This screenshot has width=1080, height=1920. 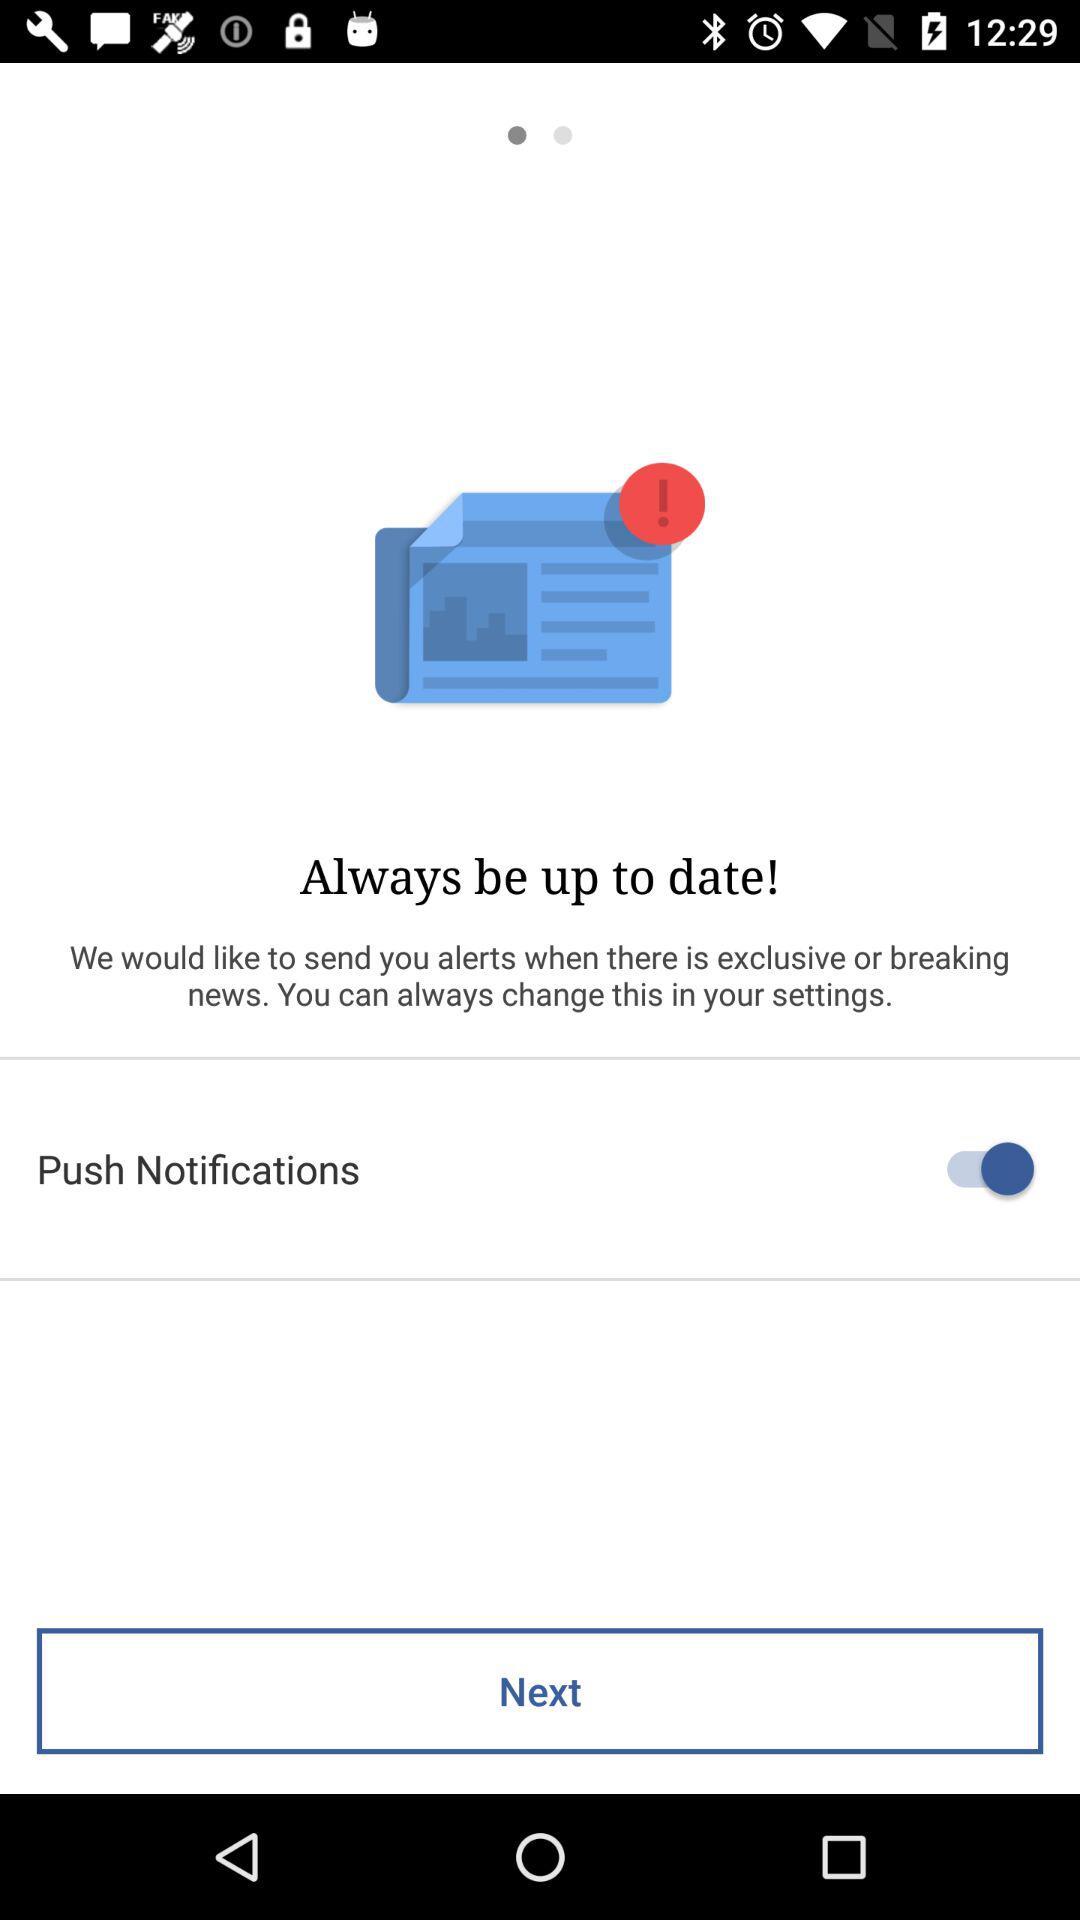 What do you see at coordinates (540, 1690) in the screenshot?
I see `next` at bounding box center [540, 1690].